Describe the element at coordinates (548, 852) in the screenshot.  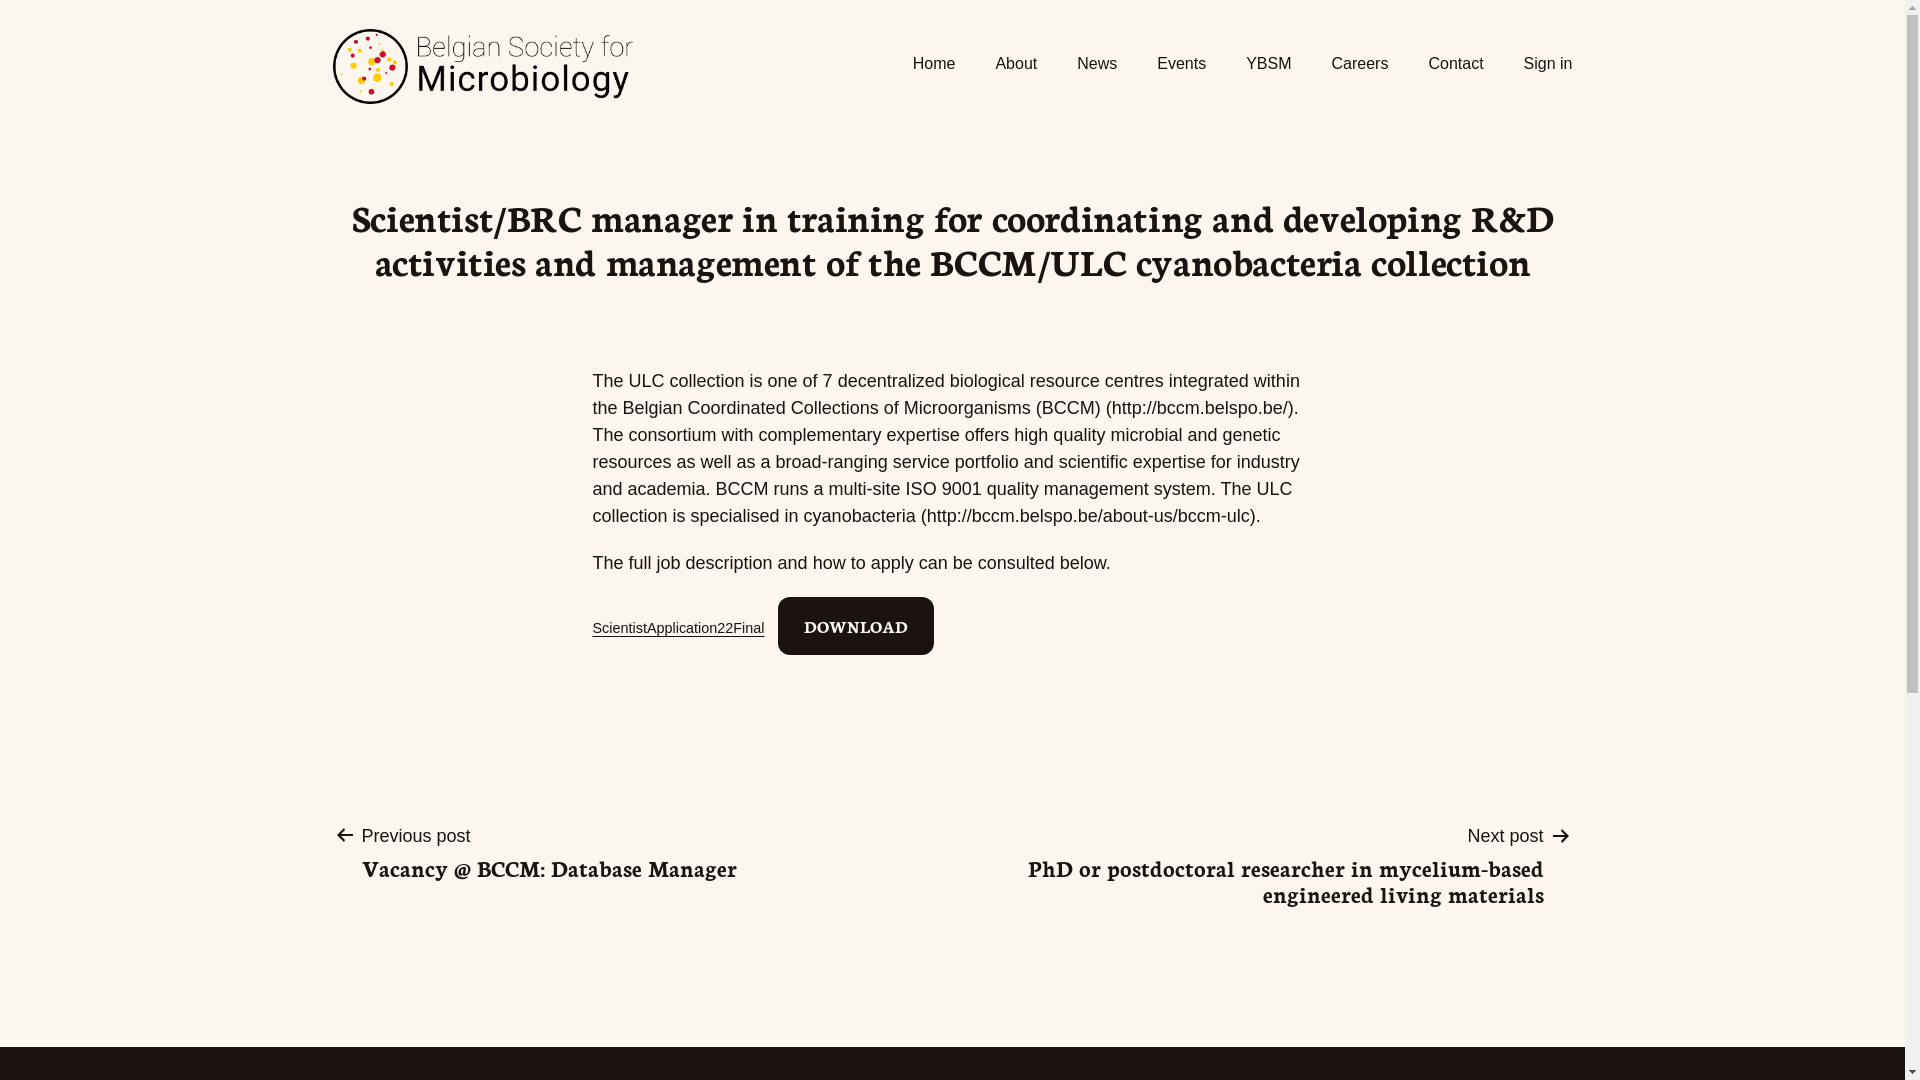
I see `'Previous post` at that location.